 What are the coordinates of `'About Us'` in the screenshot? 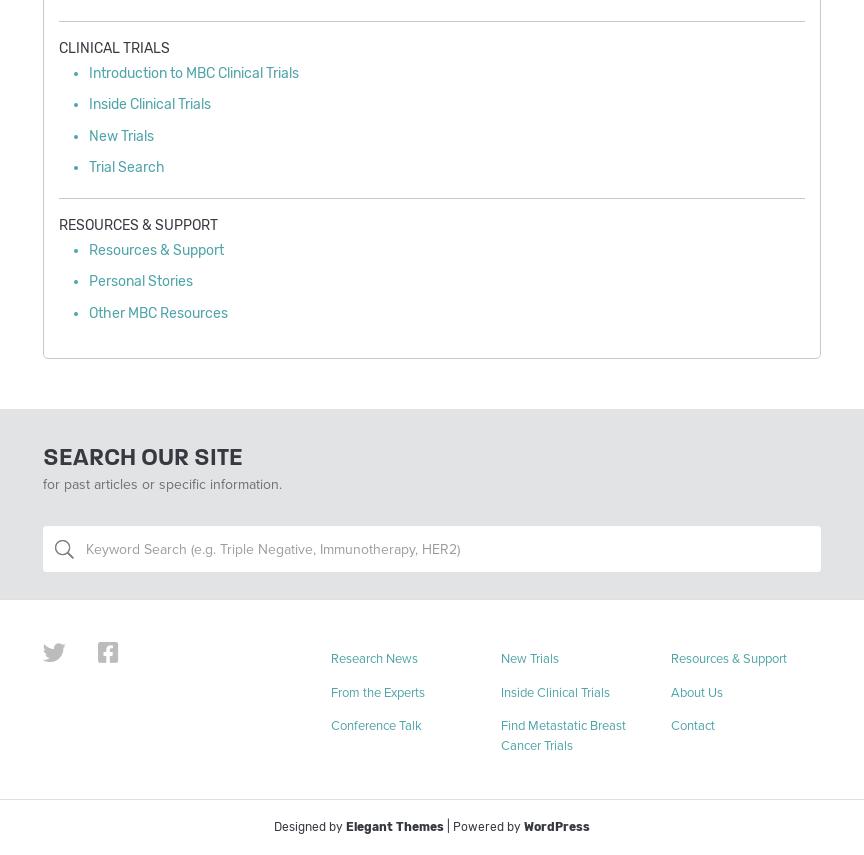 It's located at (670, 691).